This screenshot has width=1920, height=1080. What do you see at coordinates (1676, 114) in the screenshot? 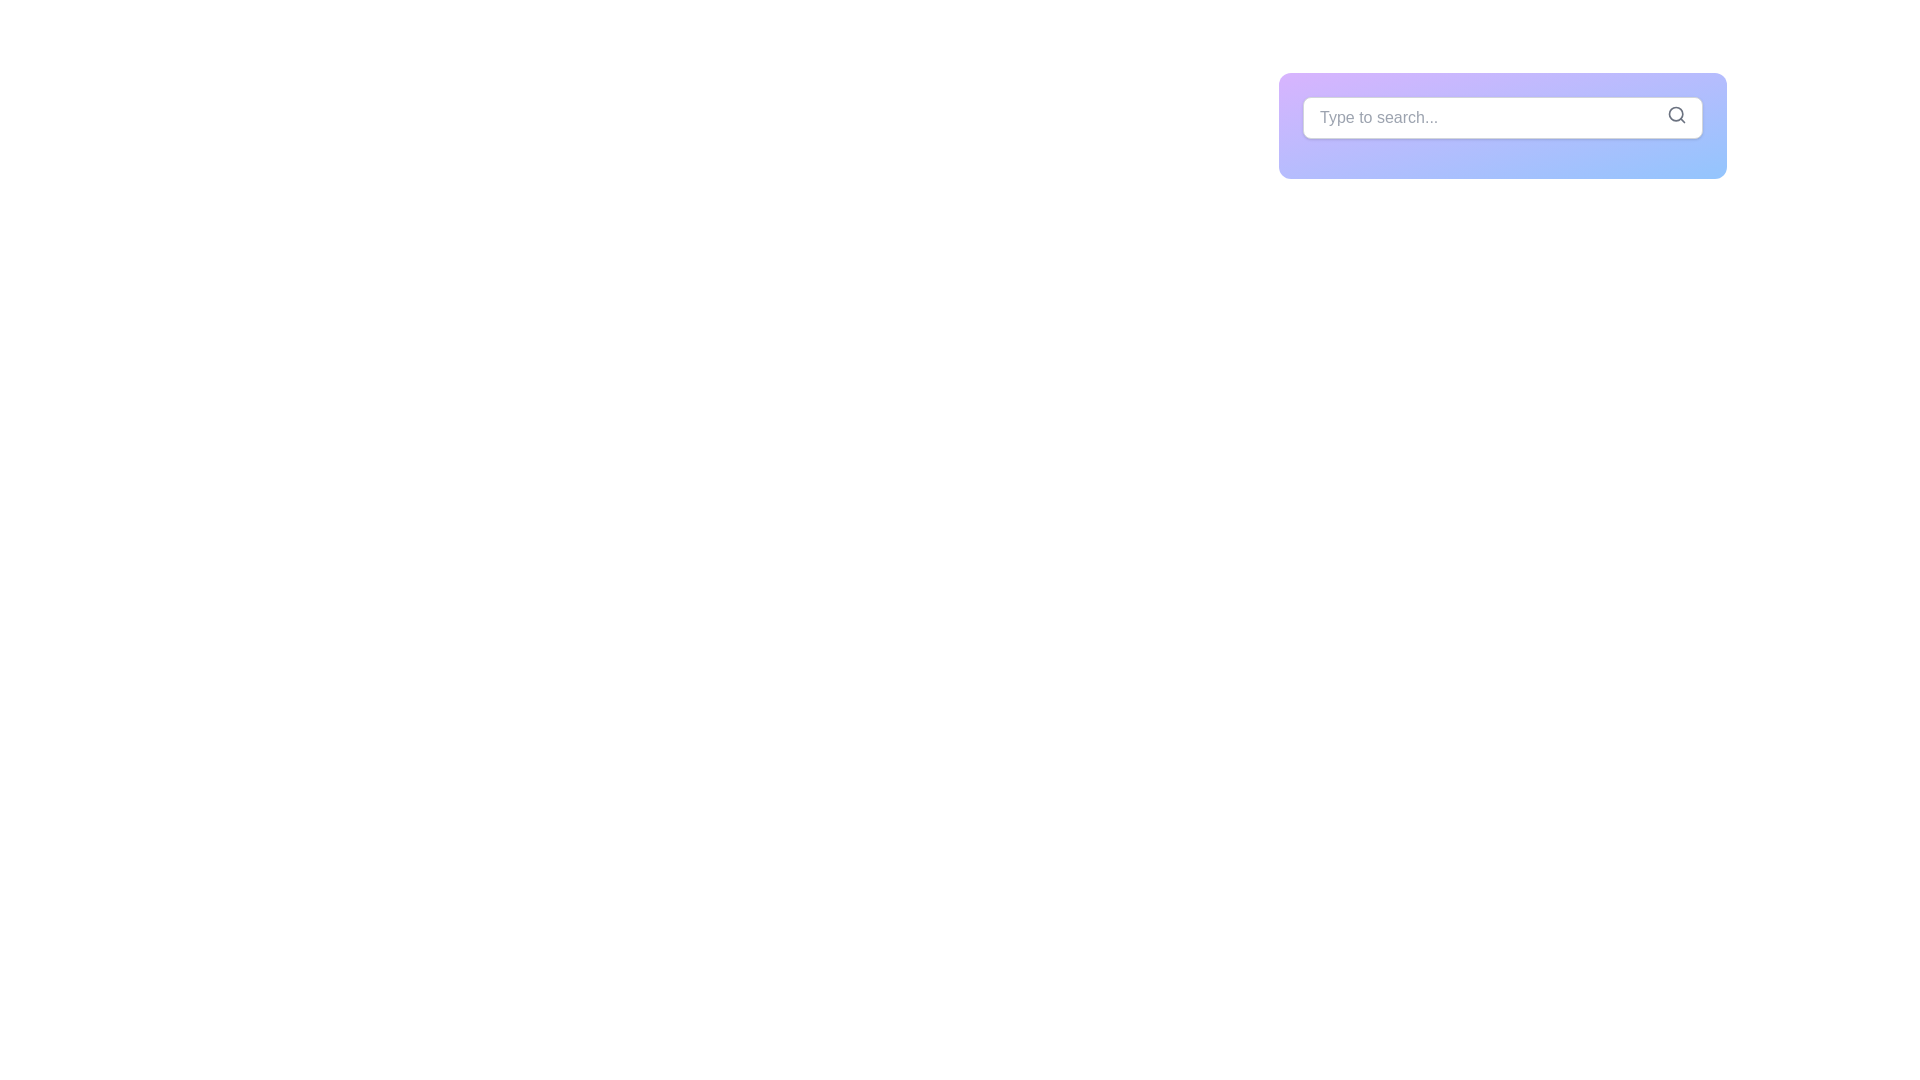
I see `the circular part of the search icon representing the lens of a magnifying glass located on the right-hand side of the search input box` at bounding box center [1676, 114].